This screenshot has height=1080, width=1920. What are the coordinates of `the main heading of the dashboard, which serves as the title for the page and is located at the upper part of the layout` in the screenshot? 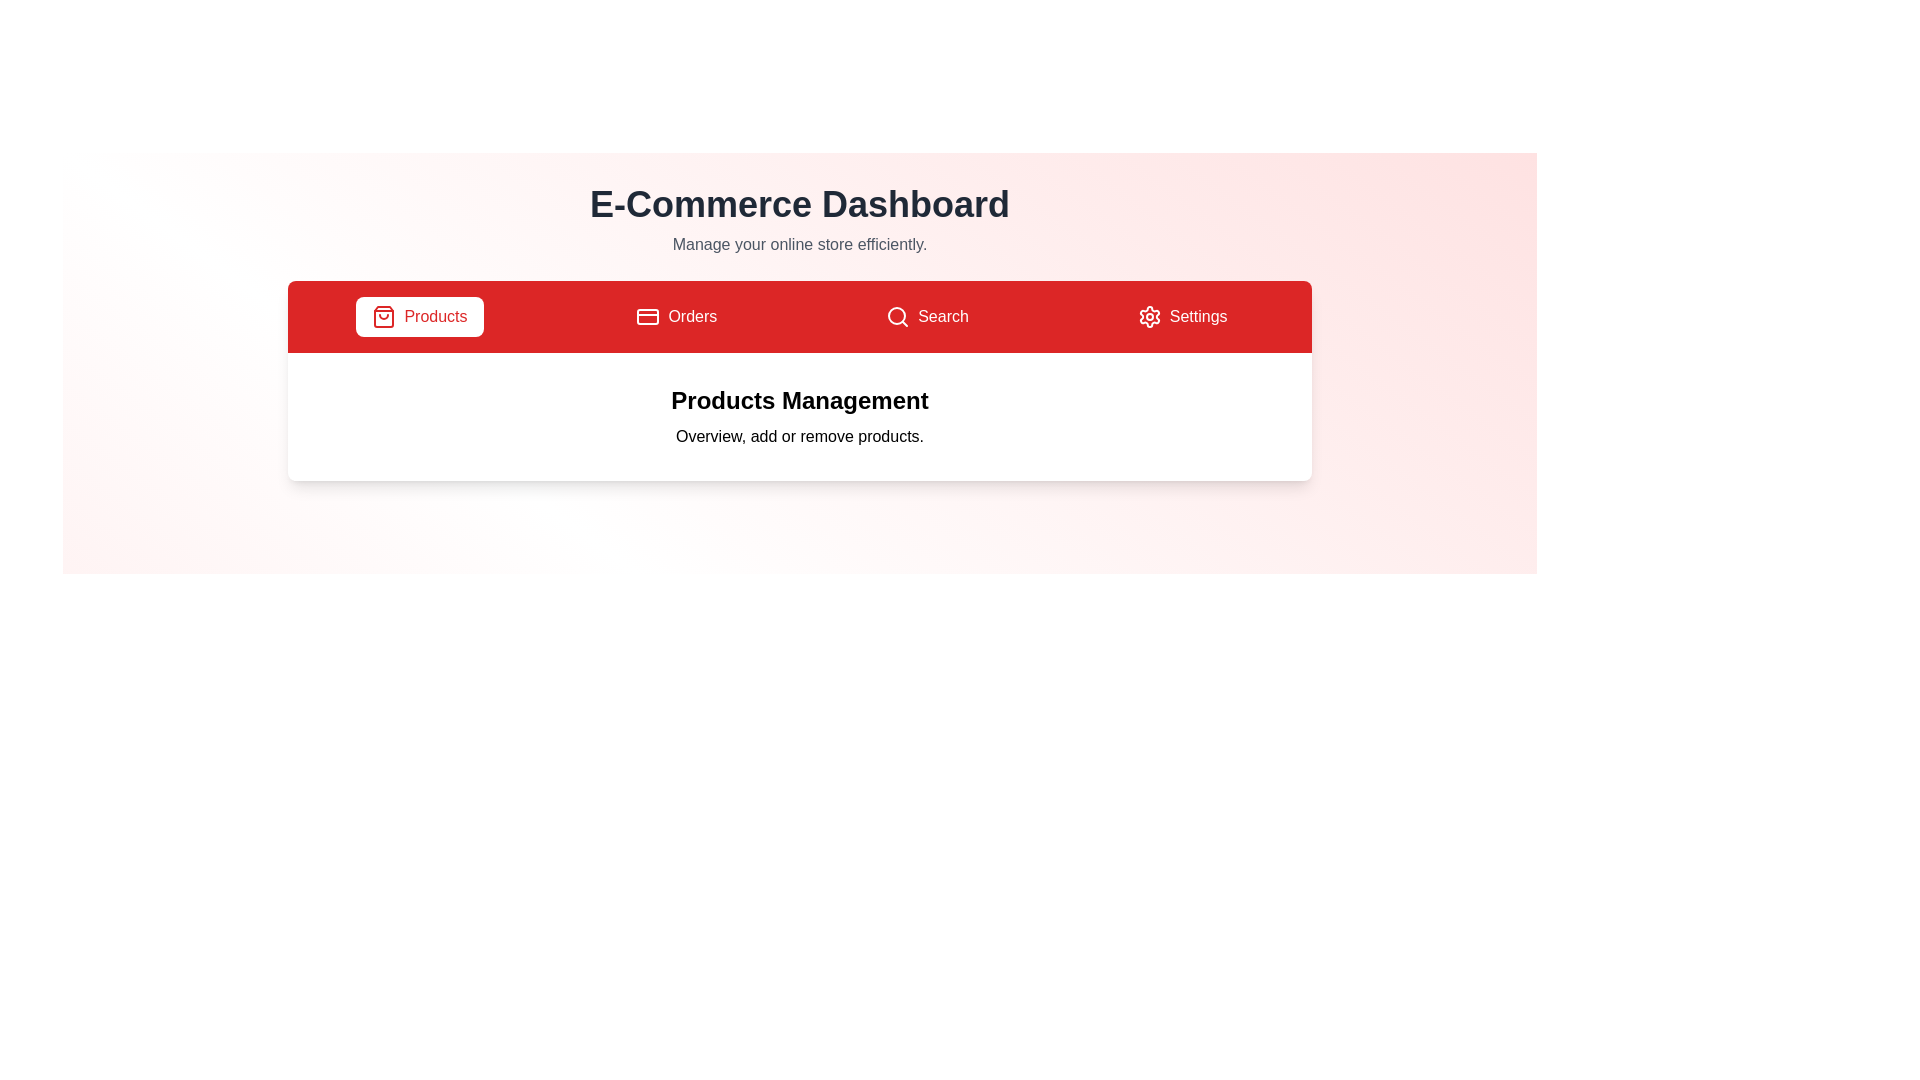 It's located at (800, 204).